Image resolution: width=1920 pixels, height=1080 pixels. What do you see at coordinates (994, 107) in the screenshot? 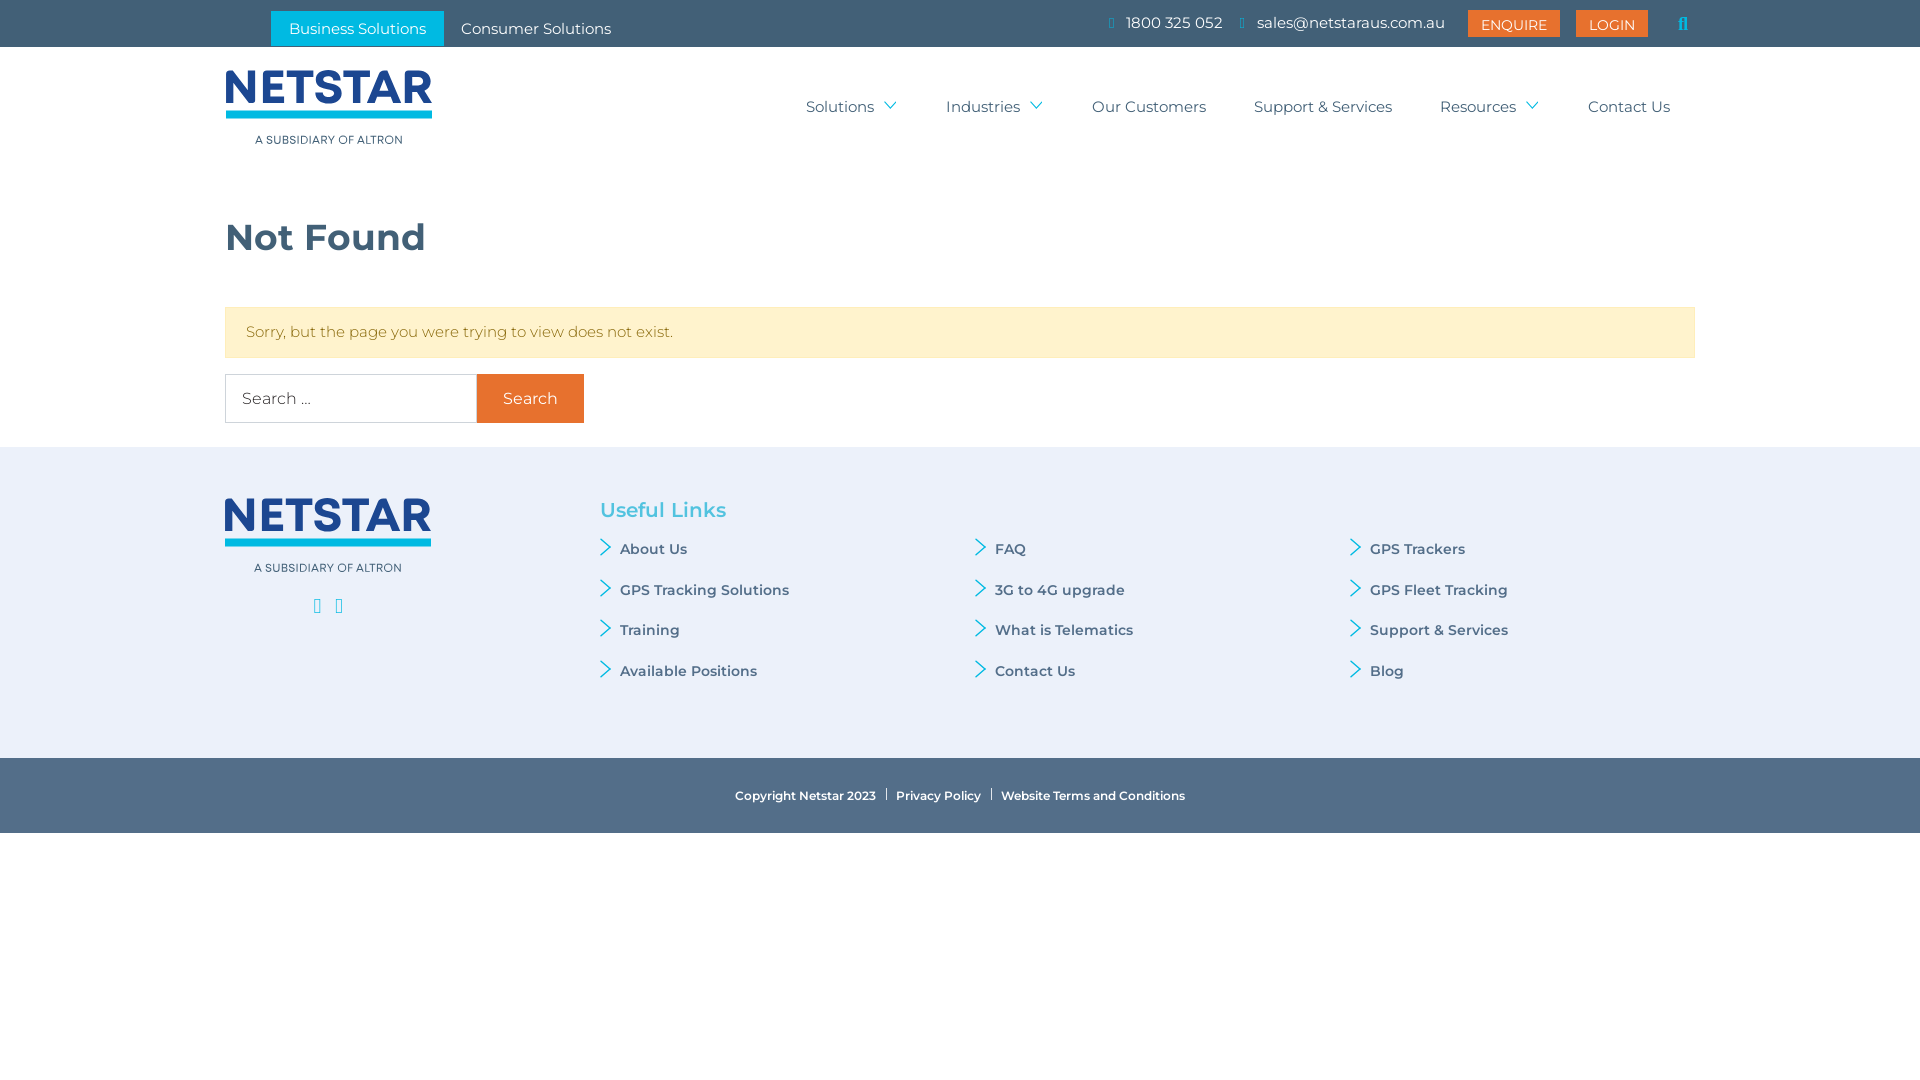
I see `'Industries'` at bounding box center [994, 107].